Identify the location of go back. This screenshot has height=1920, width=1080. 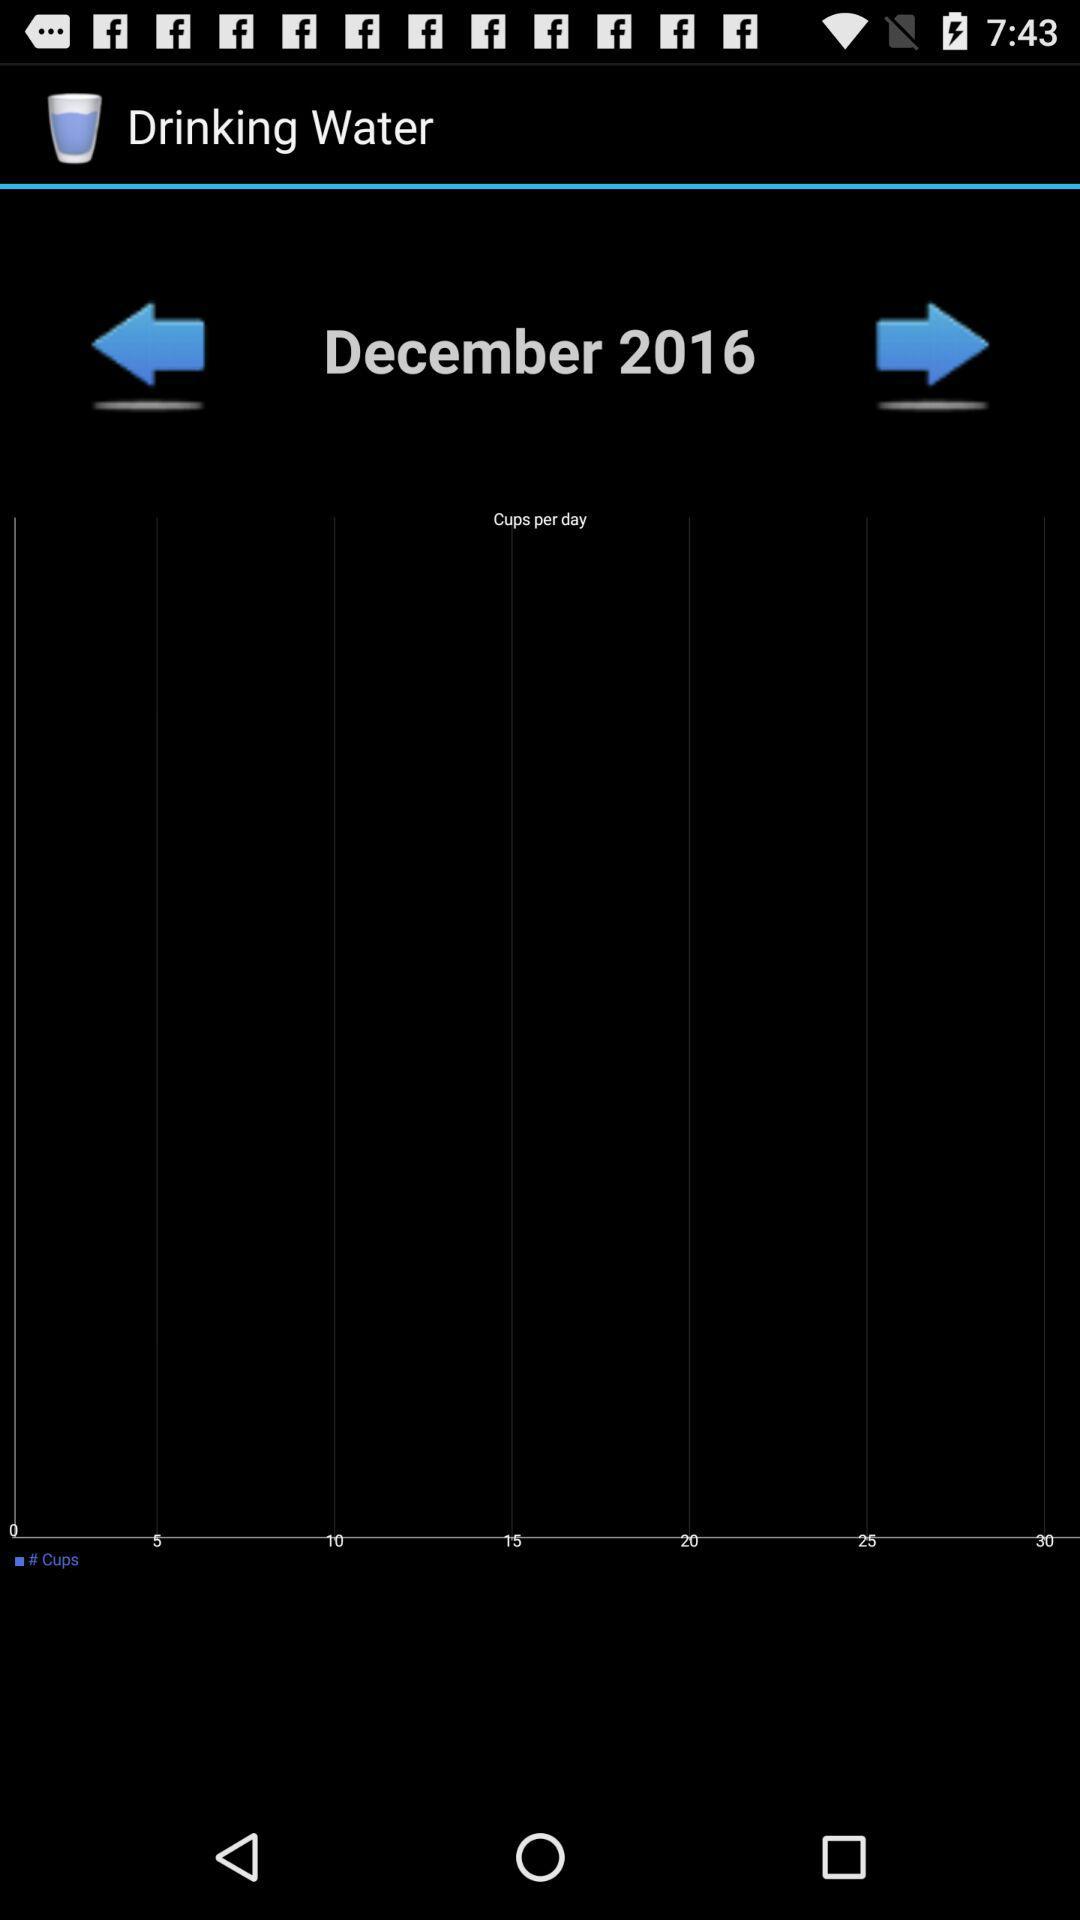
(146, 349).